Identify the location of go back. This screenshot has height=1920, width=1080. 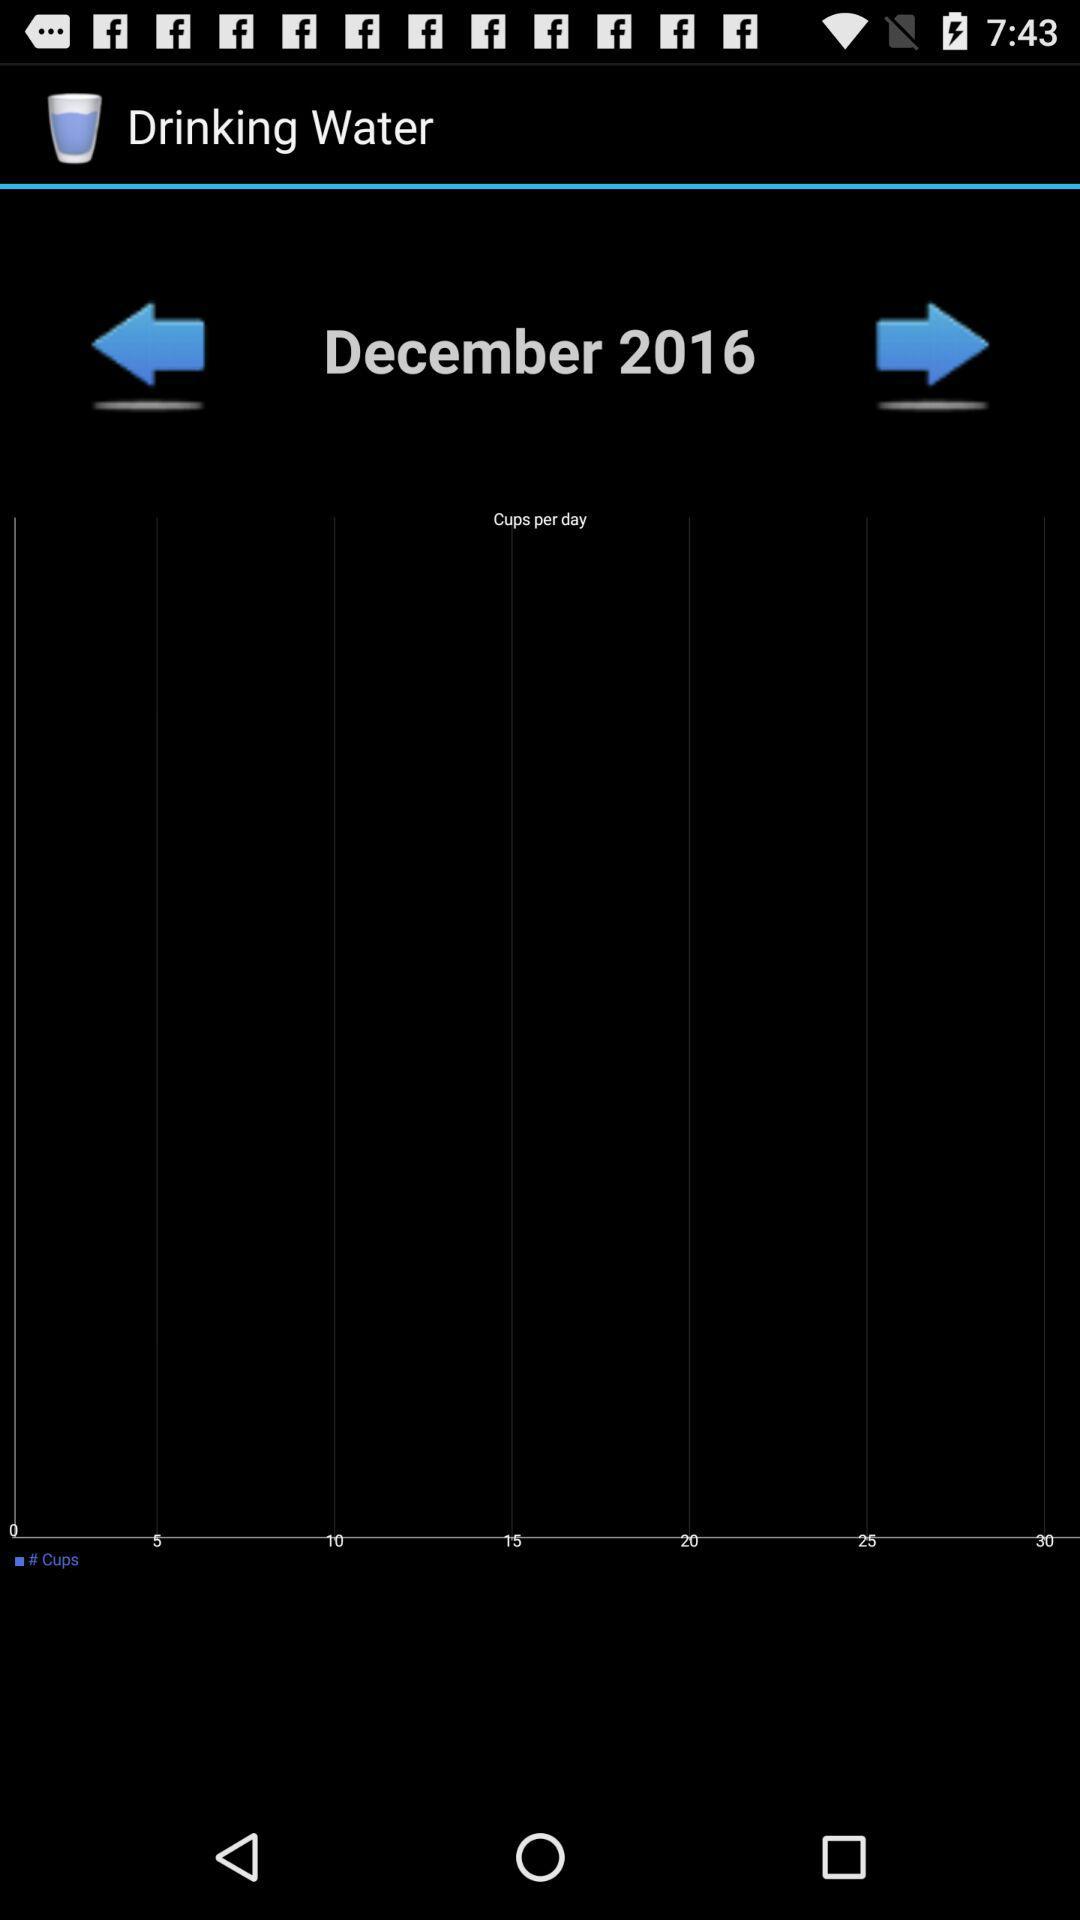
(146, 349).